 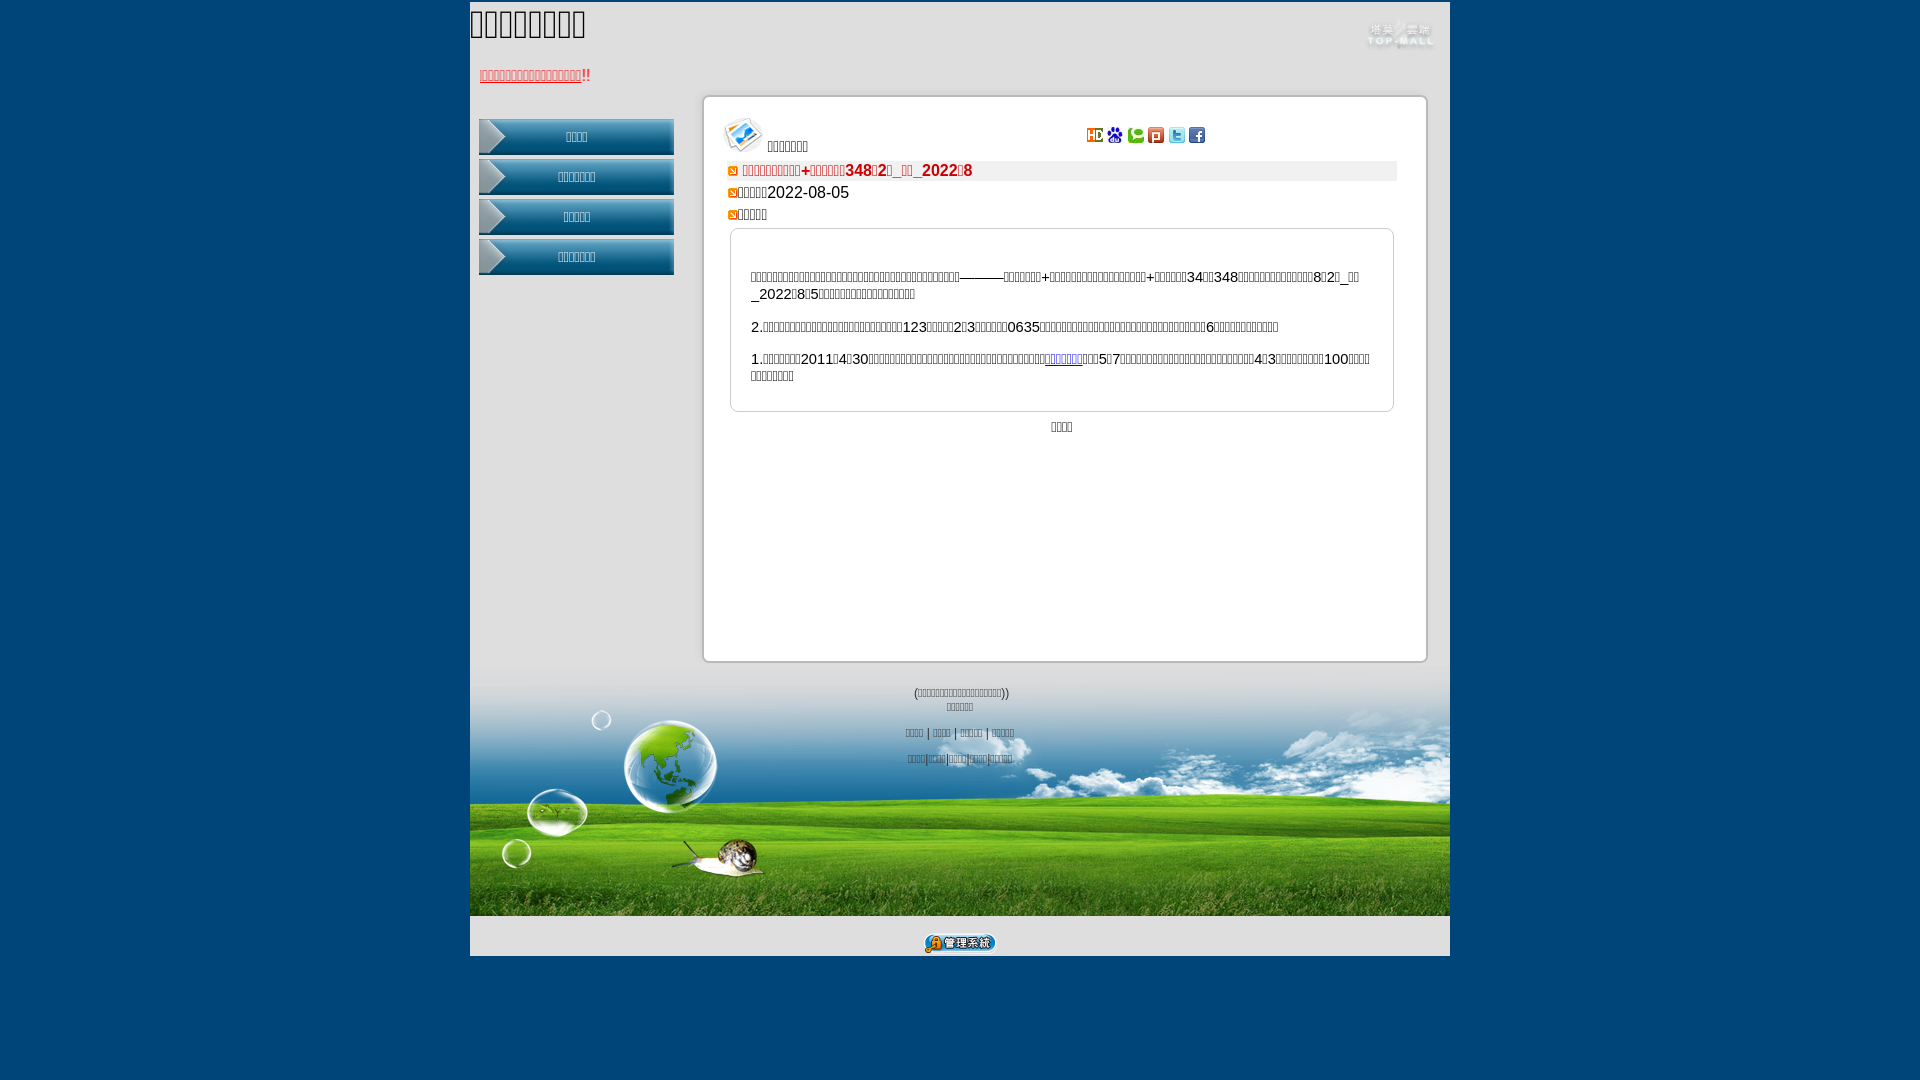 I want to click on 'HemiDemi', so click(x=1093, y=134).